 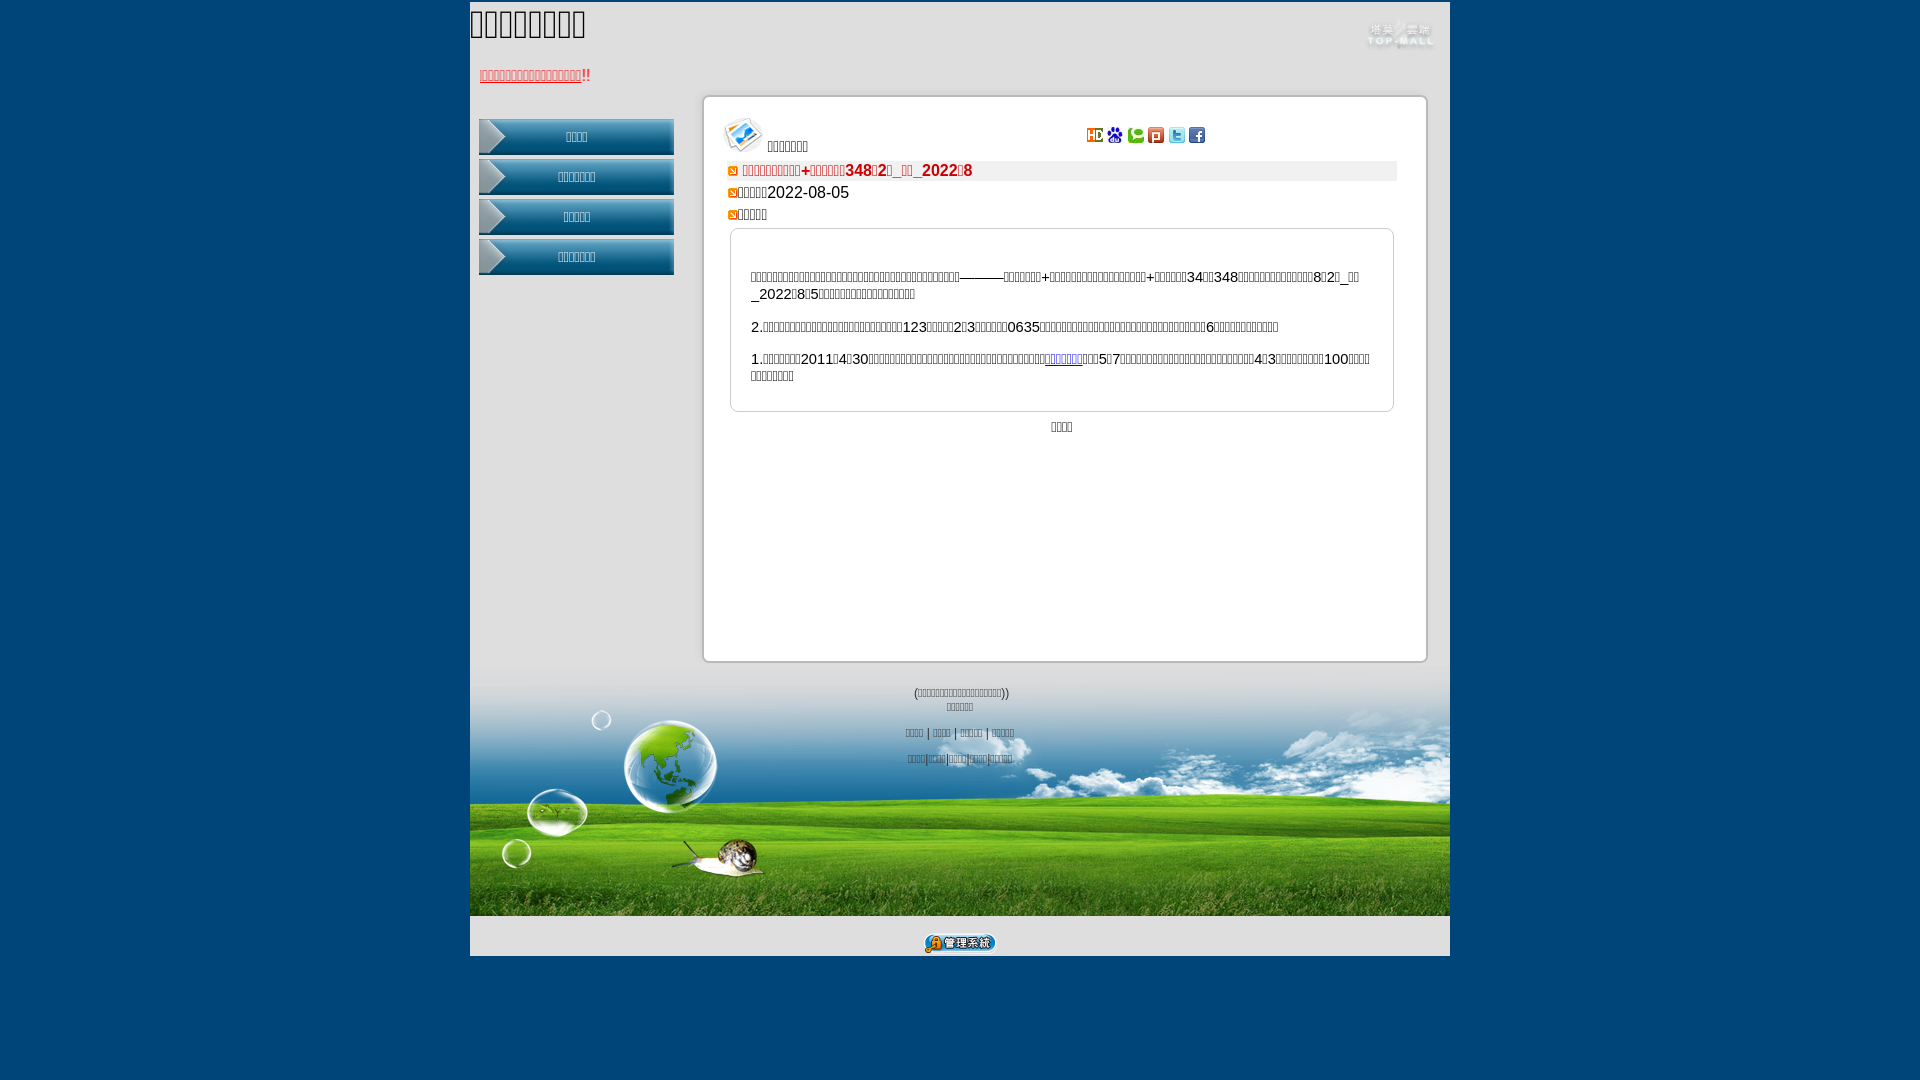 I want to click on 'HemiDemi', so click(x=1093, y=134).